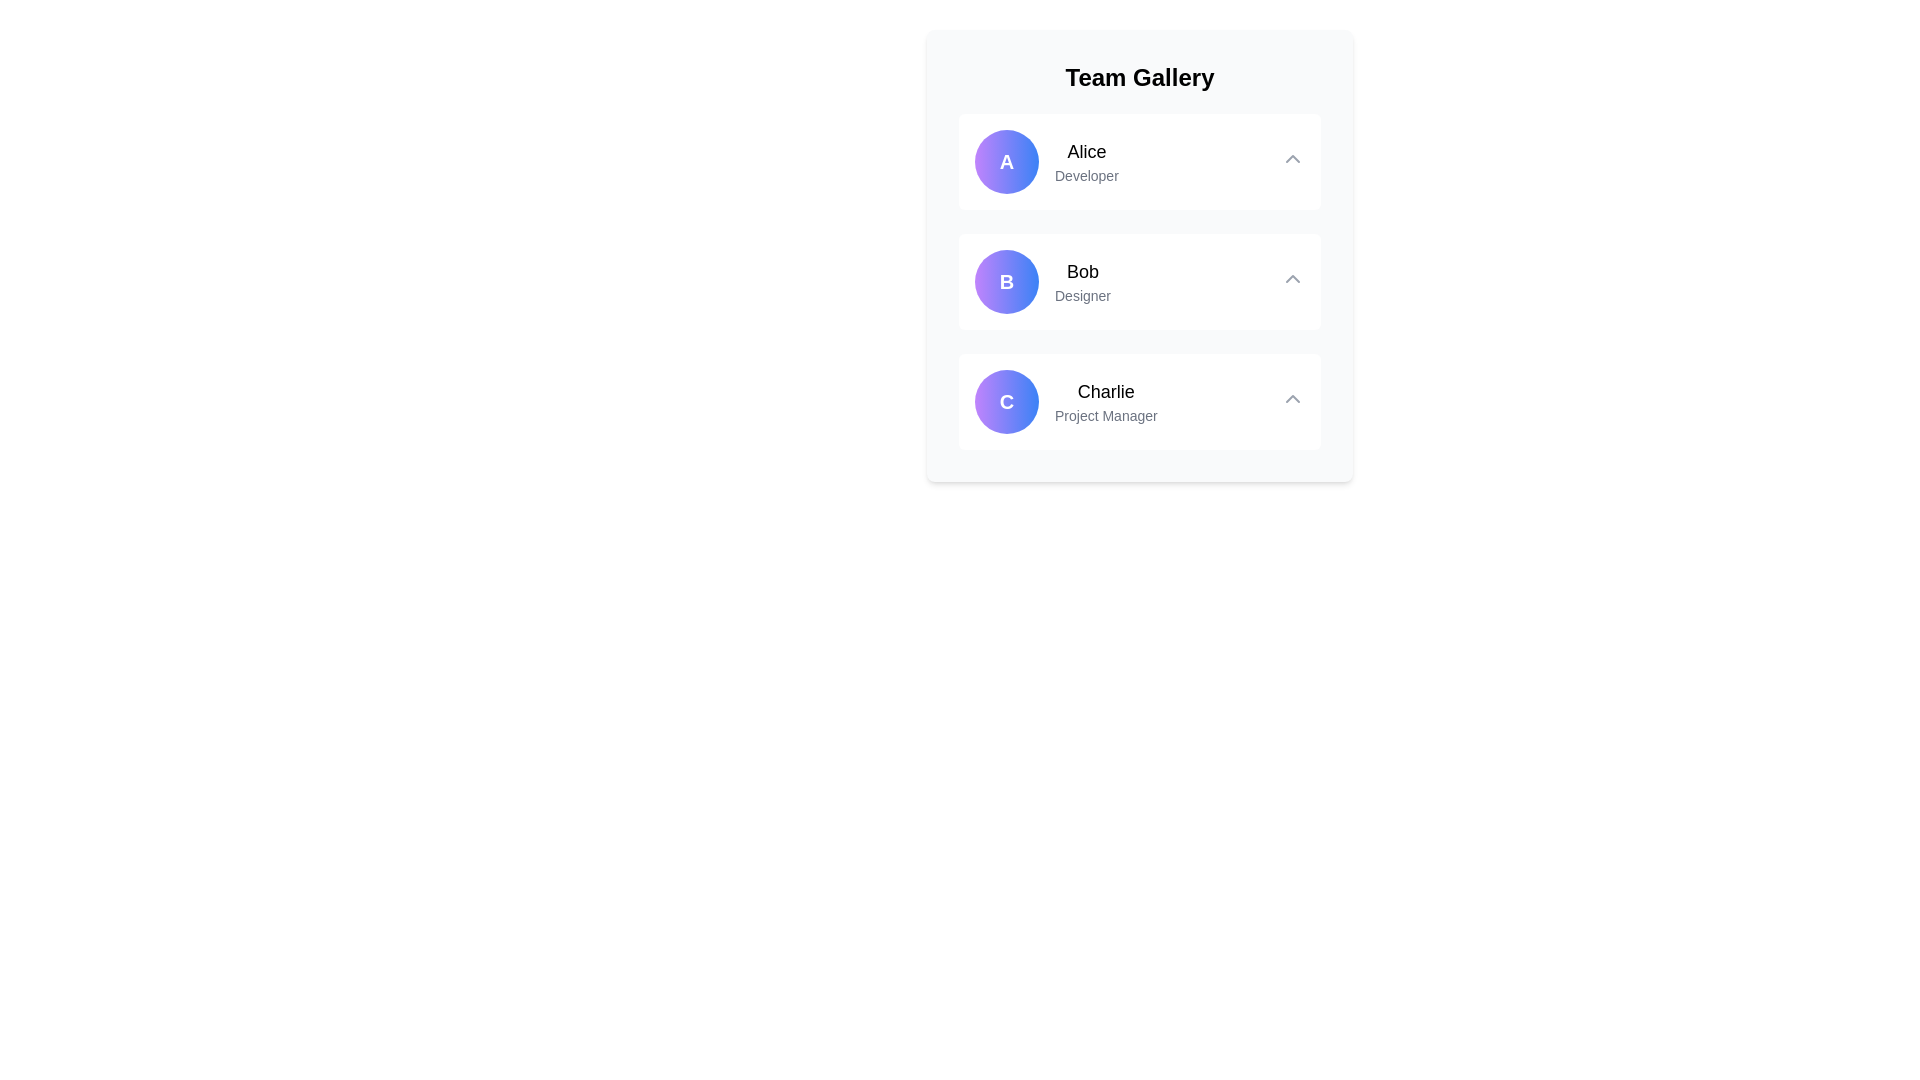  I want to click on the profile card of 'Alice', the first card in the 'Team Gallery', summarizing the role and name of the team member, so click(1140, 161).